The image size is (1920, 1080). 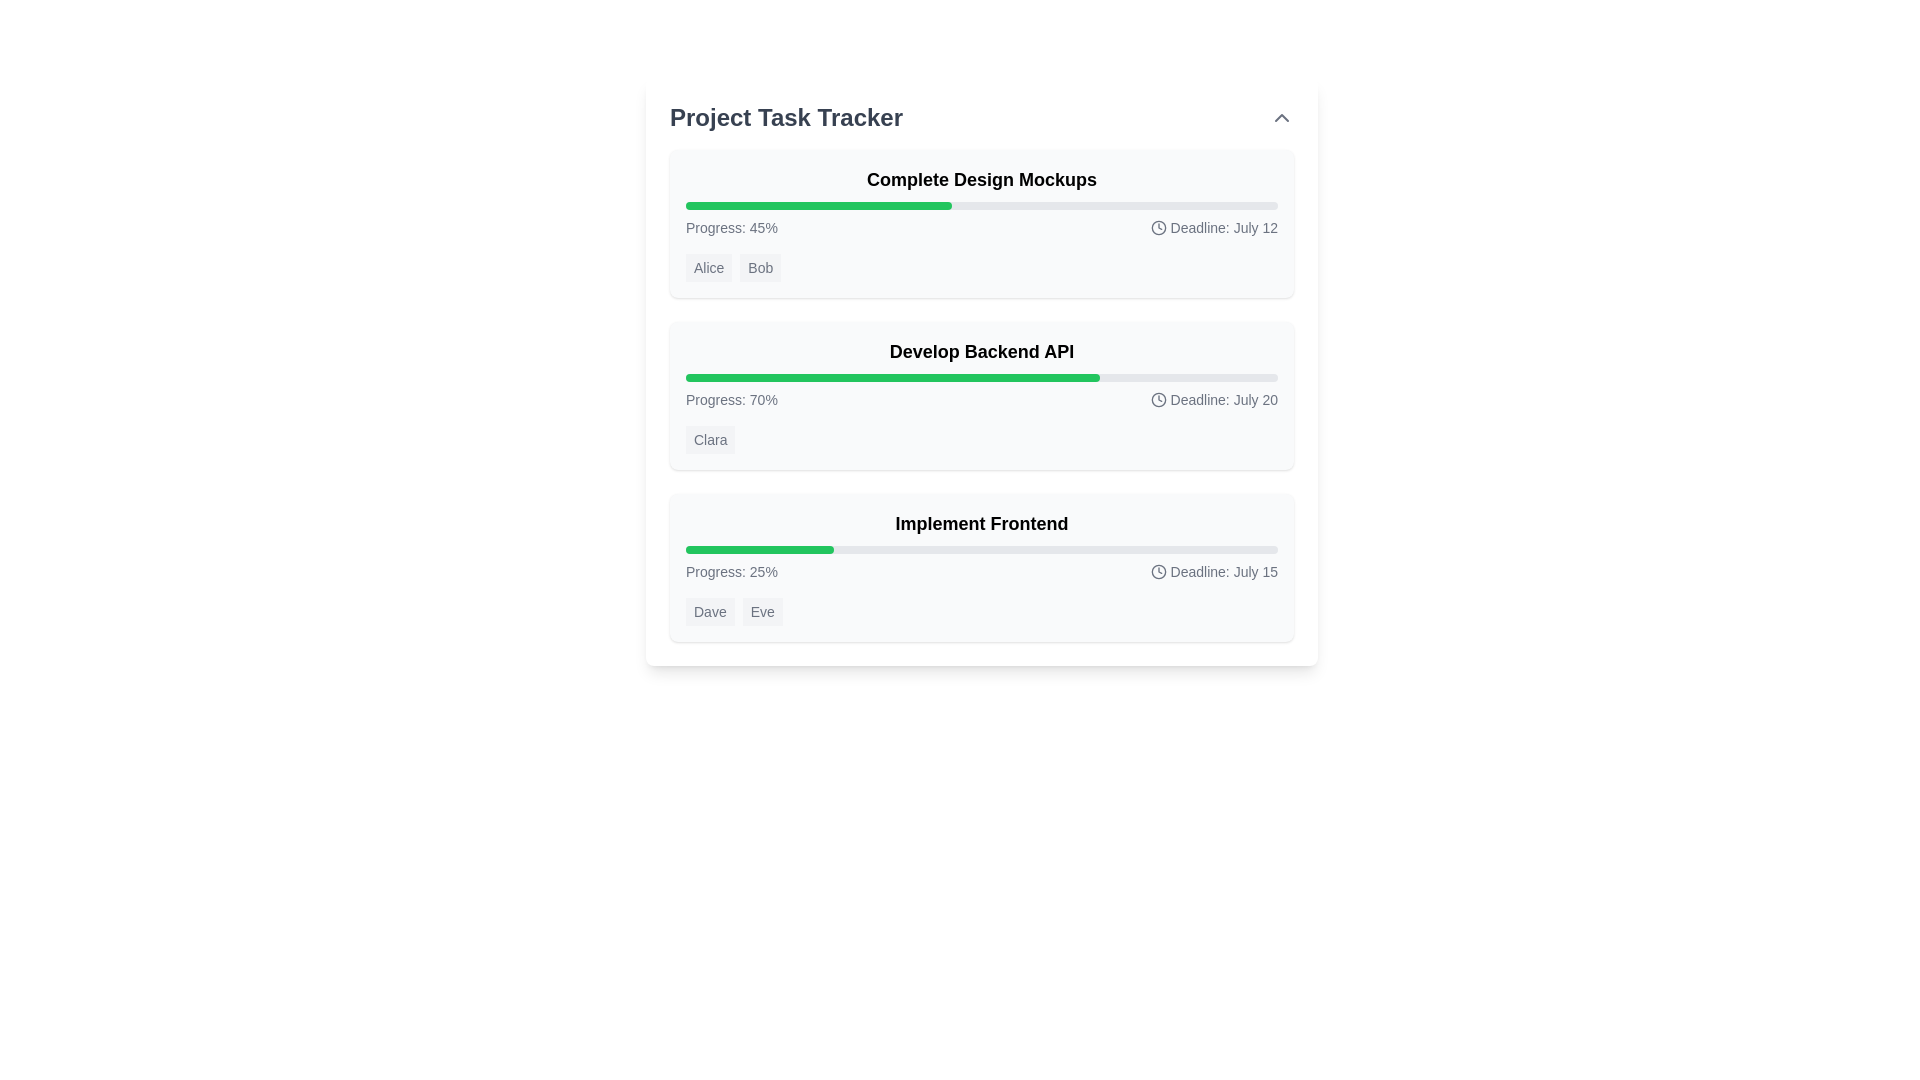 What do you see at coordinates (1158, 226) in the screenshot?
I see `the small circular clock icon with a thin outline, located to the left of the text 'Deadline: July 12', which is part of the top section of the interface` at bounding box center [1158, 226].